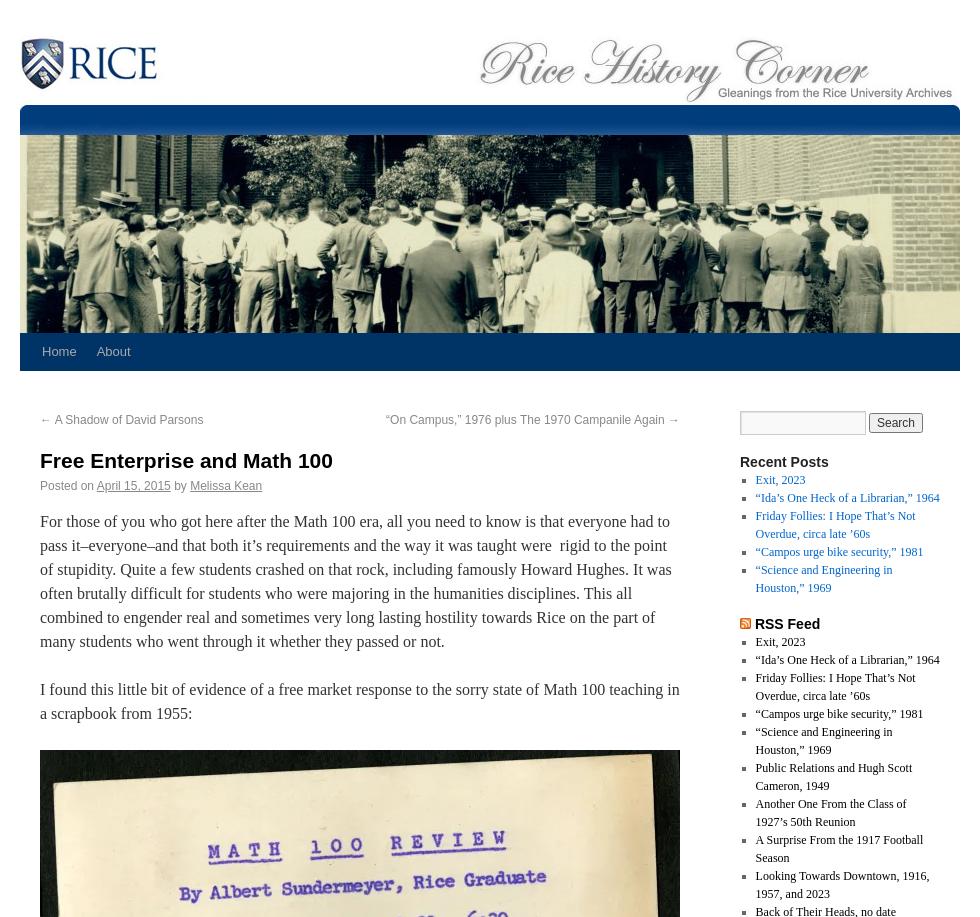 The width and height of the screenshot is (980, 917). What do you see at coordinates (359, 701) in the screenshot?
I see `'I found this little bit of evidence of a free market response to the sorry state of Math 100 teaching in a scrapbook from 1955:'` at bounding box center [359, 701].